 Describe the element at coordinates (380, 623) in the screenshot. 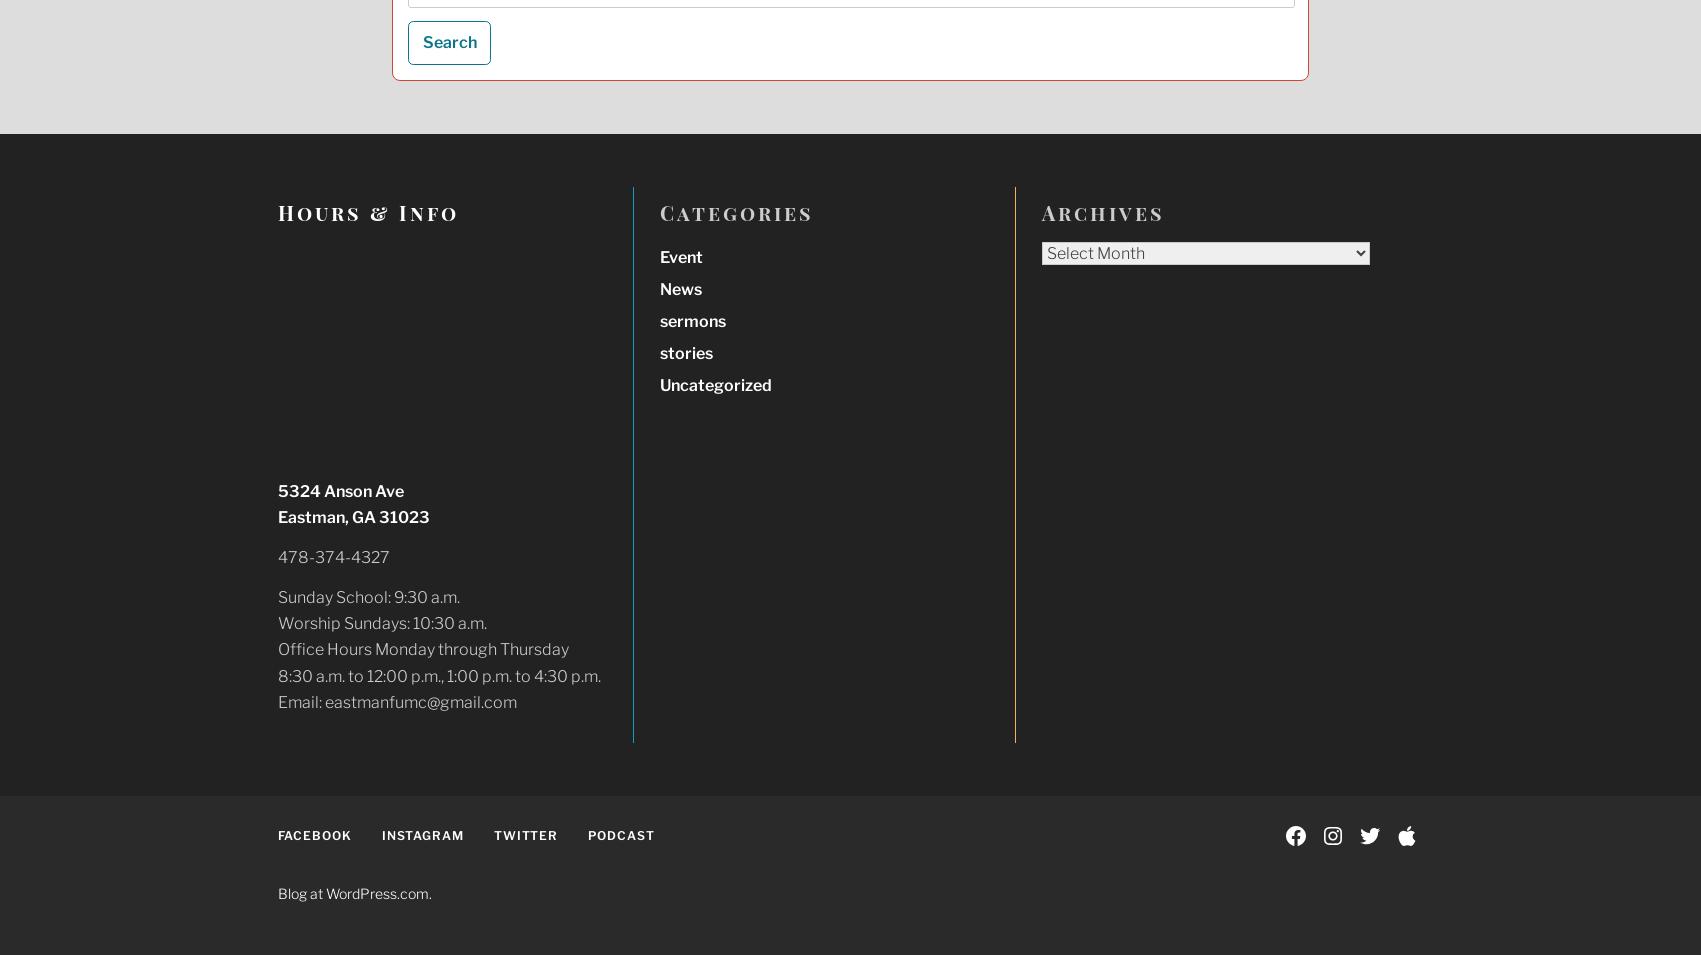

I see `'Worship Sundays: 10:30 a.m.'` at that location.